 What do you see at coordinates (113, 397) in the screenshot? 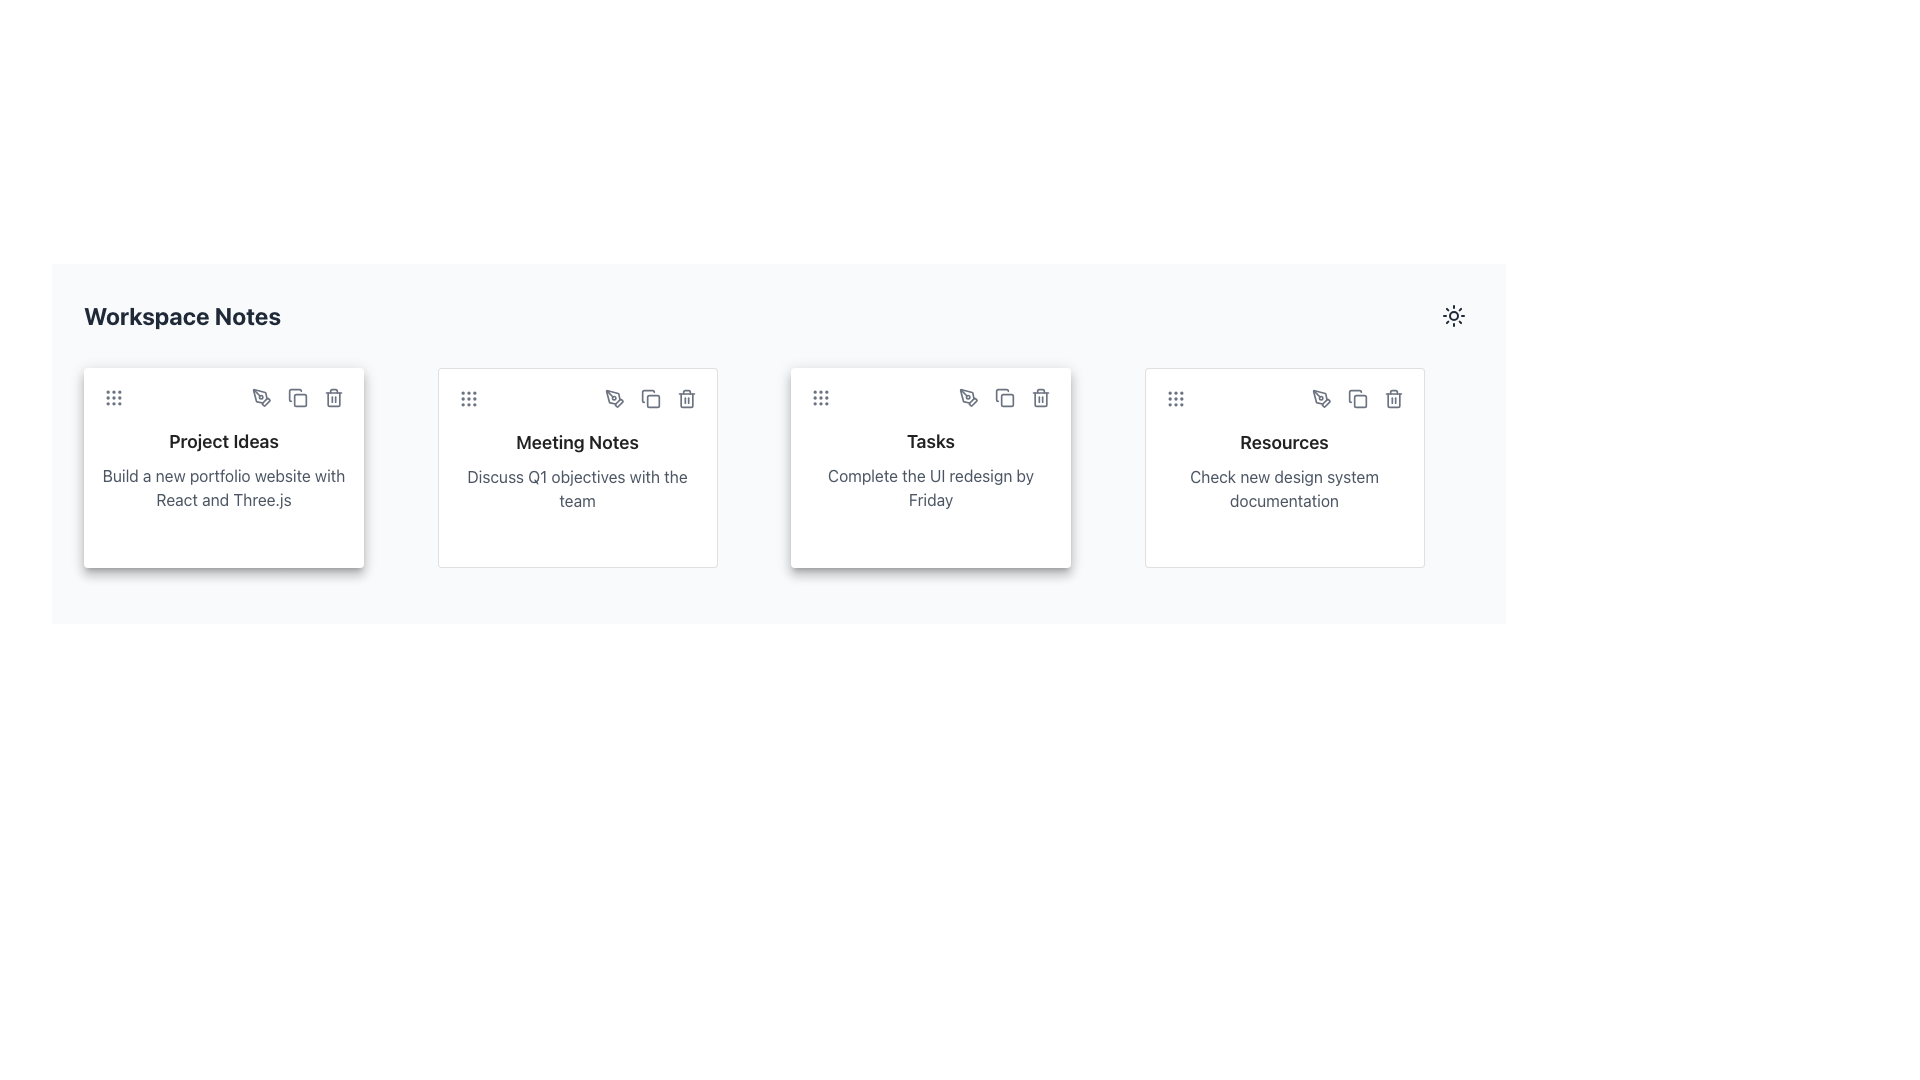
I see `the grip handle icon located at the upper-left corner of the 'Project Ideas' card, which is used for dragging or rearranging the card` at bounding box center [113, 397].